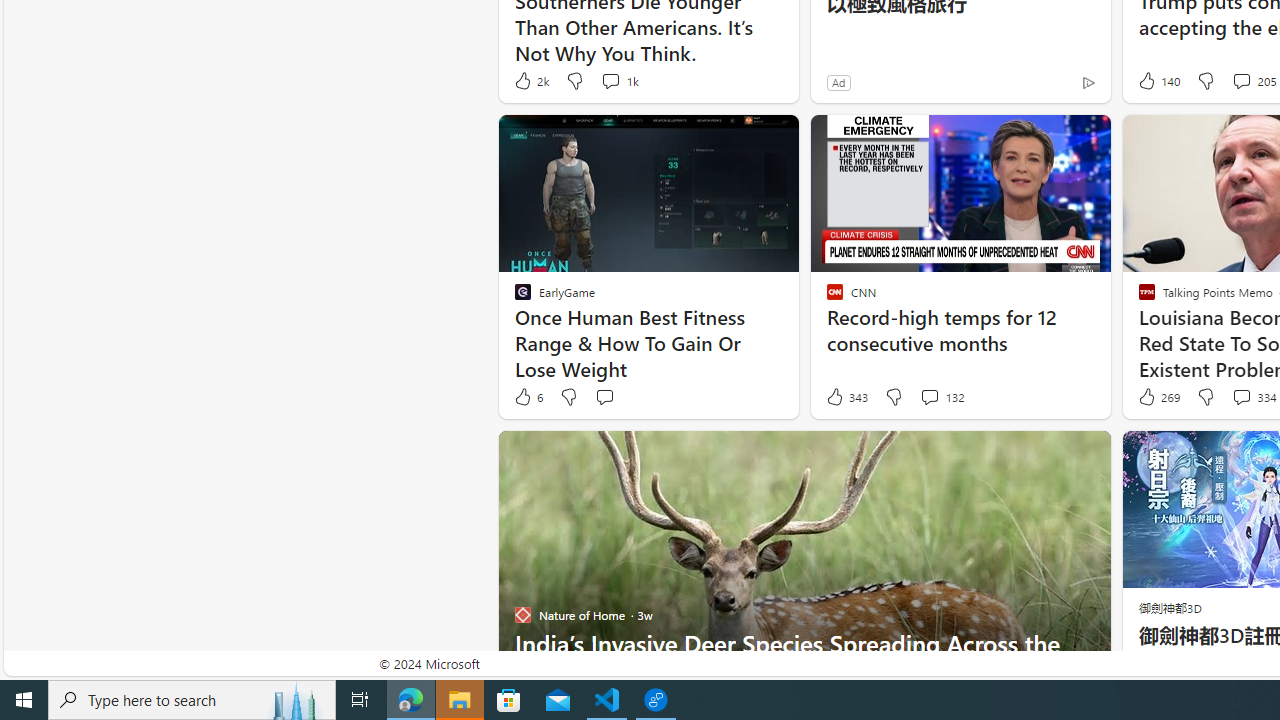  Describe the element at coordinates (941, 397) in the screenshot. I see `'View comments 132 Comment'` at that location.